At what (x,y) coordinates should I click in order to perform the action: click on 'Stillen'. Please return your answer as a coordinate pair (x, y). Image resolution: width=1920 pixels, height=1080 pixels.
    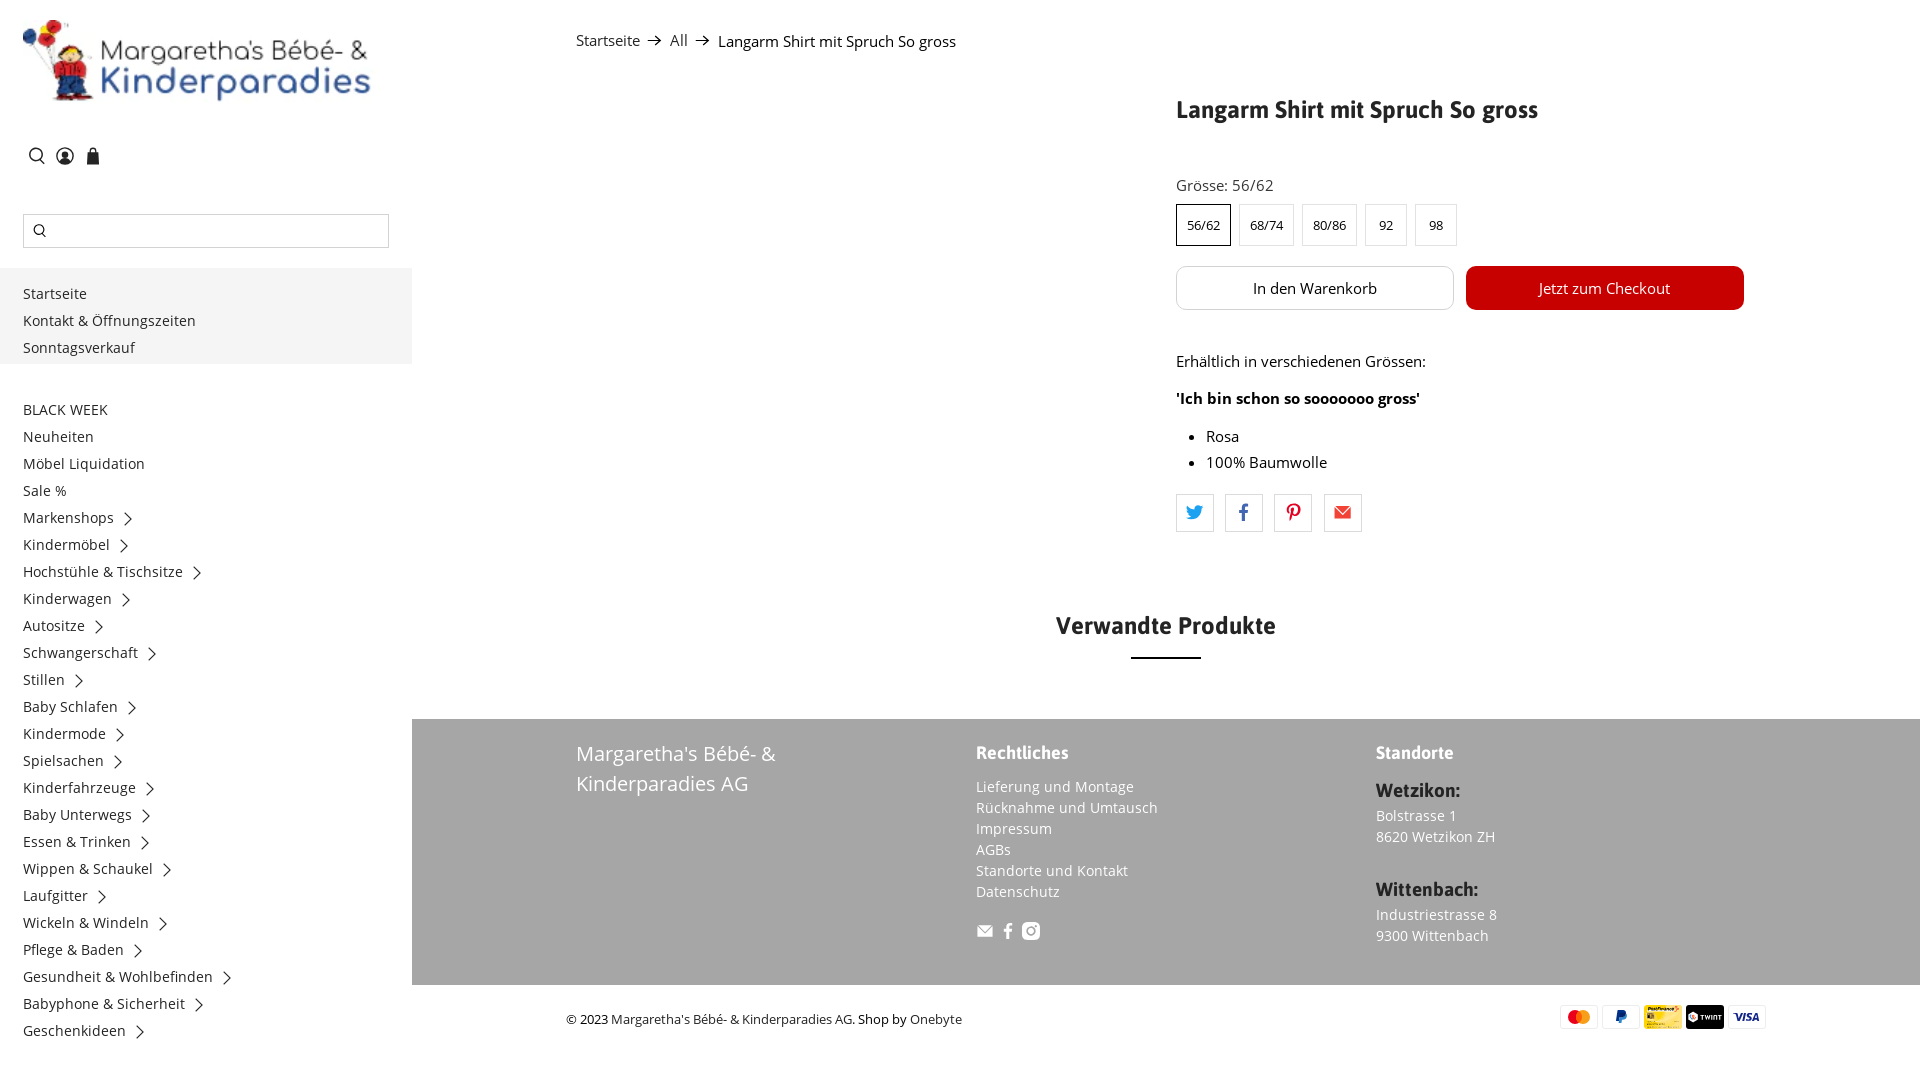
    Looking at the image, I should click on (60, 681).